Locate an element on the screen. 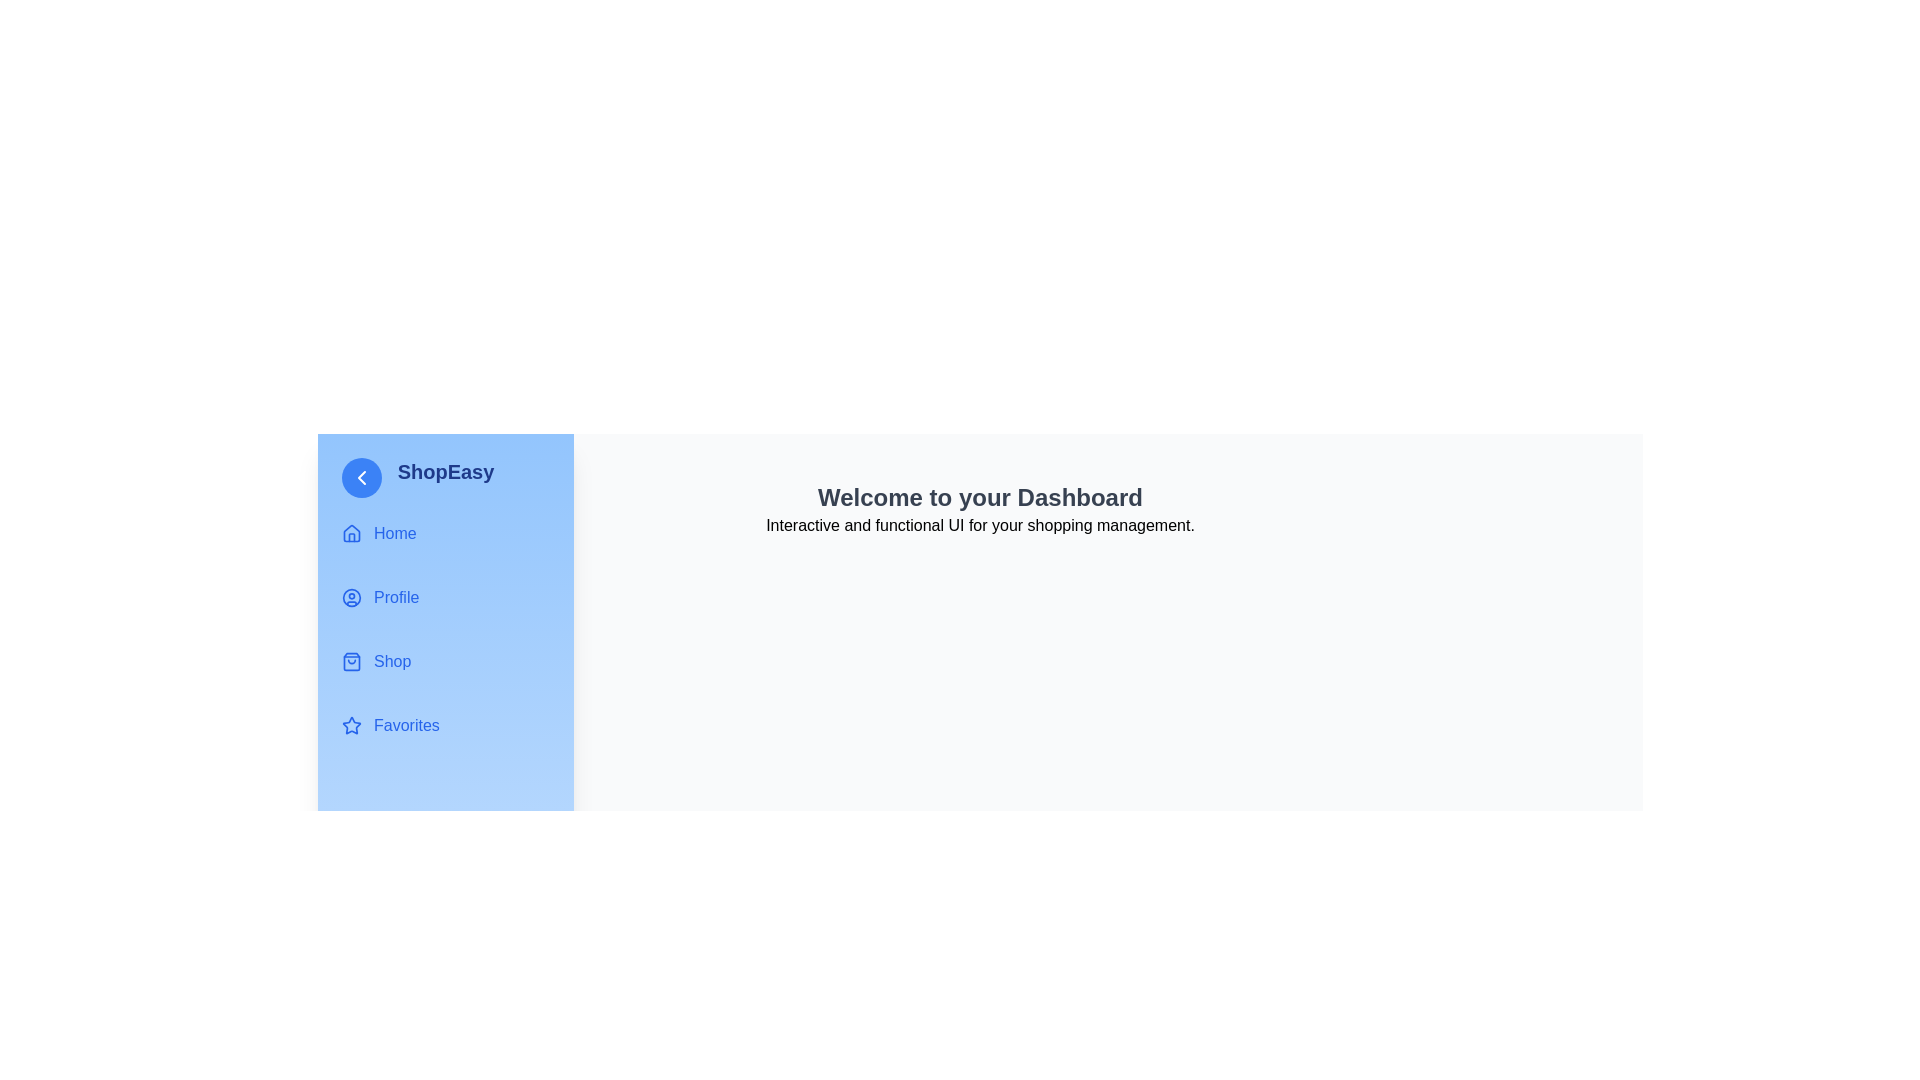 This screenshot has height=1080, width=1920. the 'Profile' menu item in the sidebar to activate the hover effect, which is indicated by a light blue shade is located at coordinates (445, 596).